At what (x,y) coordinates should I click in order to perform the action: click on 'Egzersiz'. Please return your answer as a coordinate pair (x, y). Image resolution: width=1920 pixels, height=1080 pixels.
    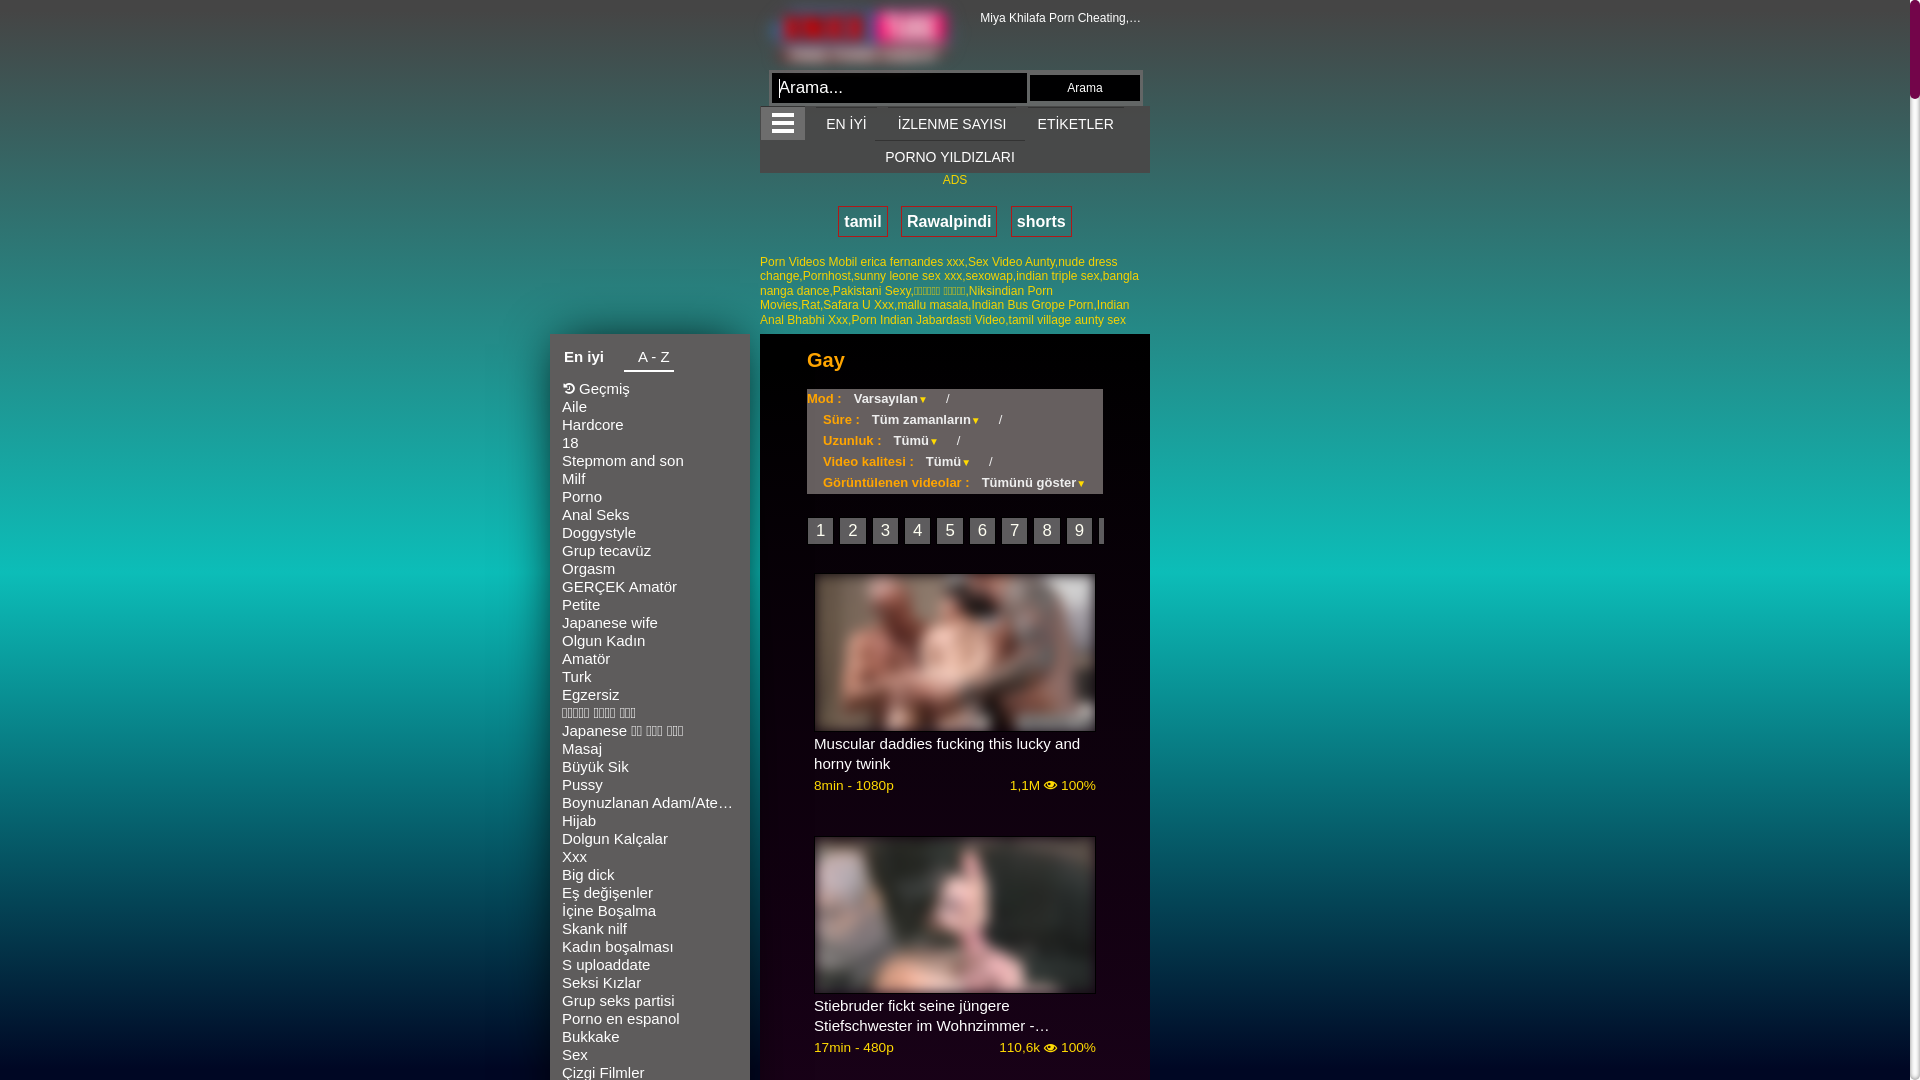
    Looking at the image, I should click on (649, 693).